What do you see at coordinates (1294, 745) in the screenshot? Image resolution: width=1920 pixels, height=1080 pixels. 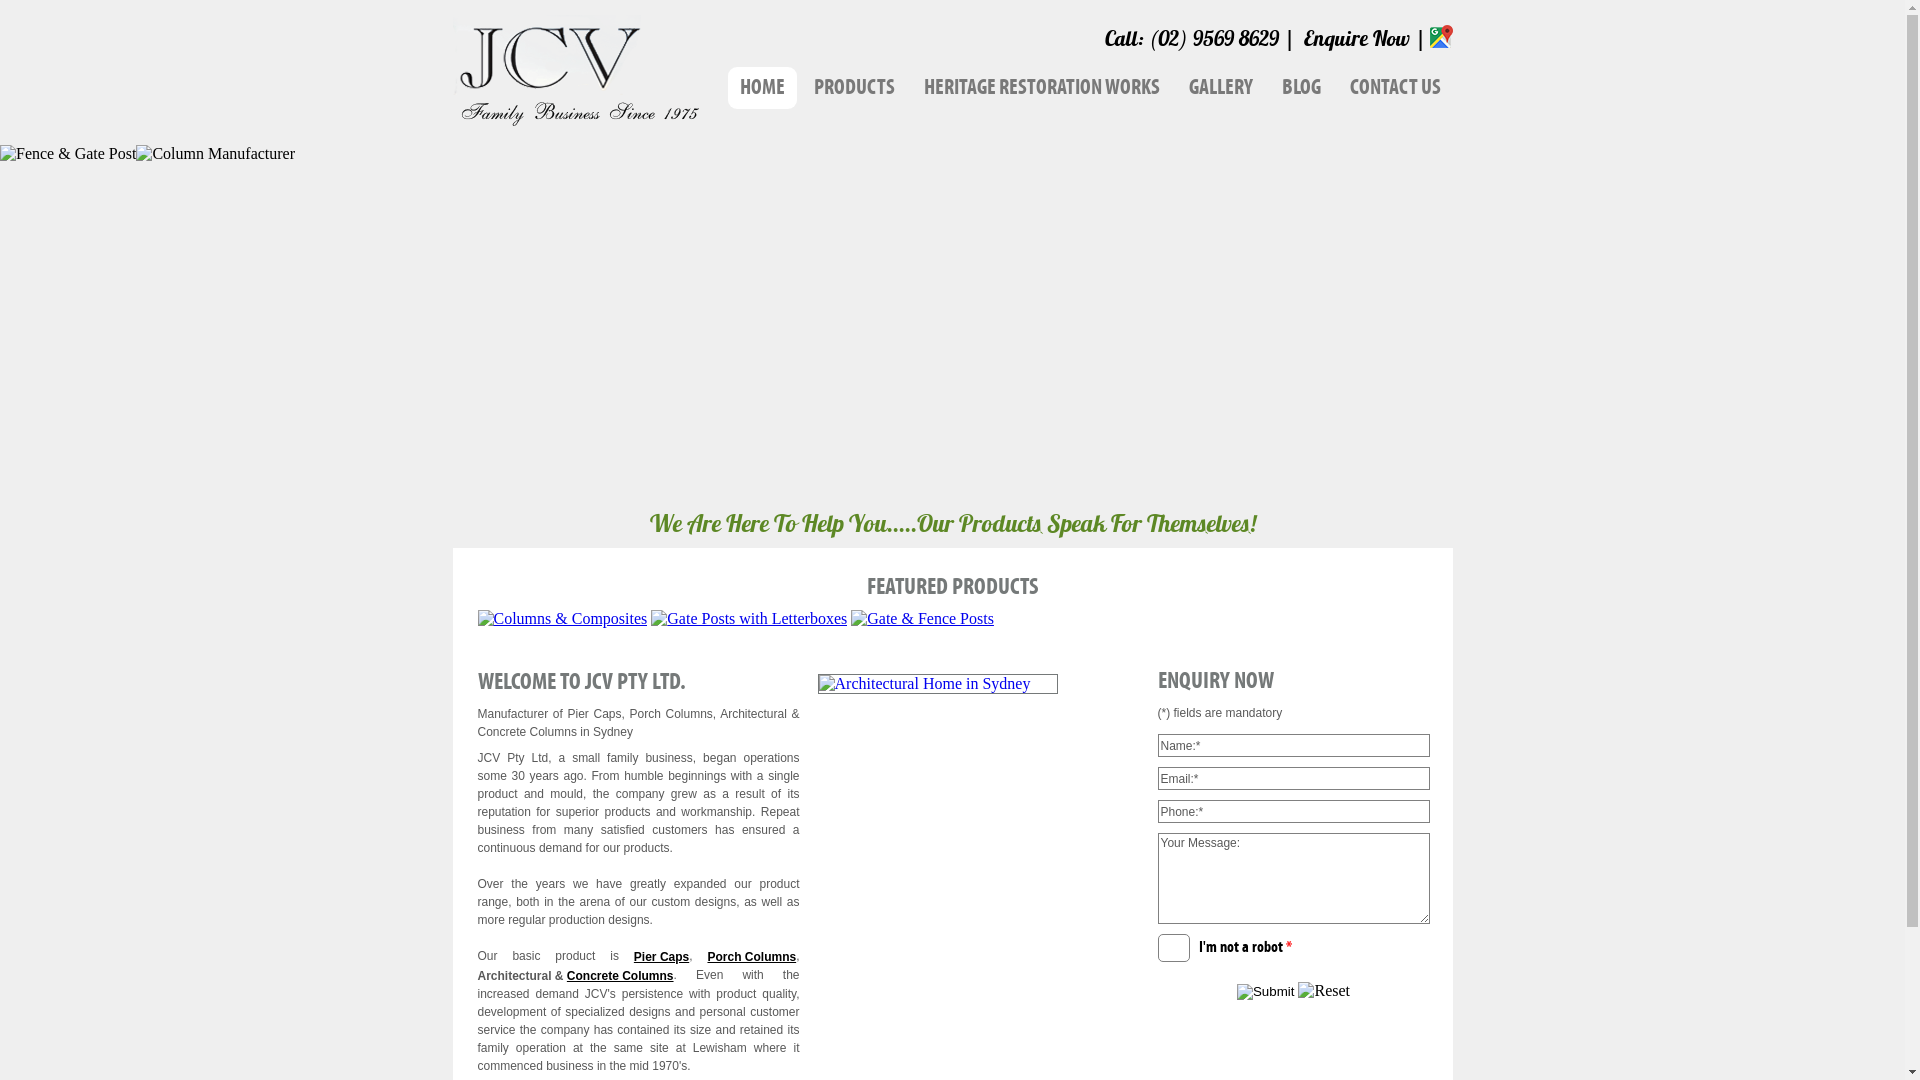 I see `'name'` at bounding box center [1294, 745].